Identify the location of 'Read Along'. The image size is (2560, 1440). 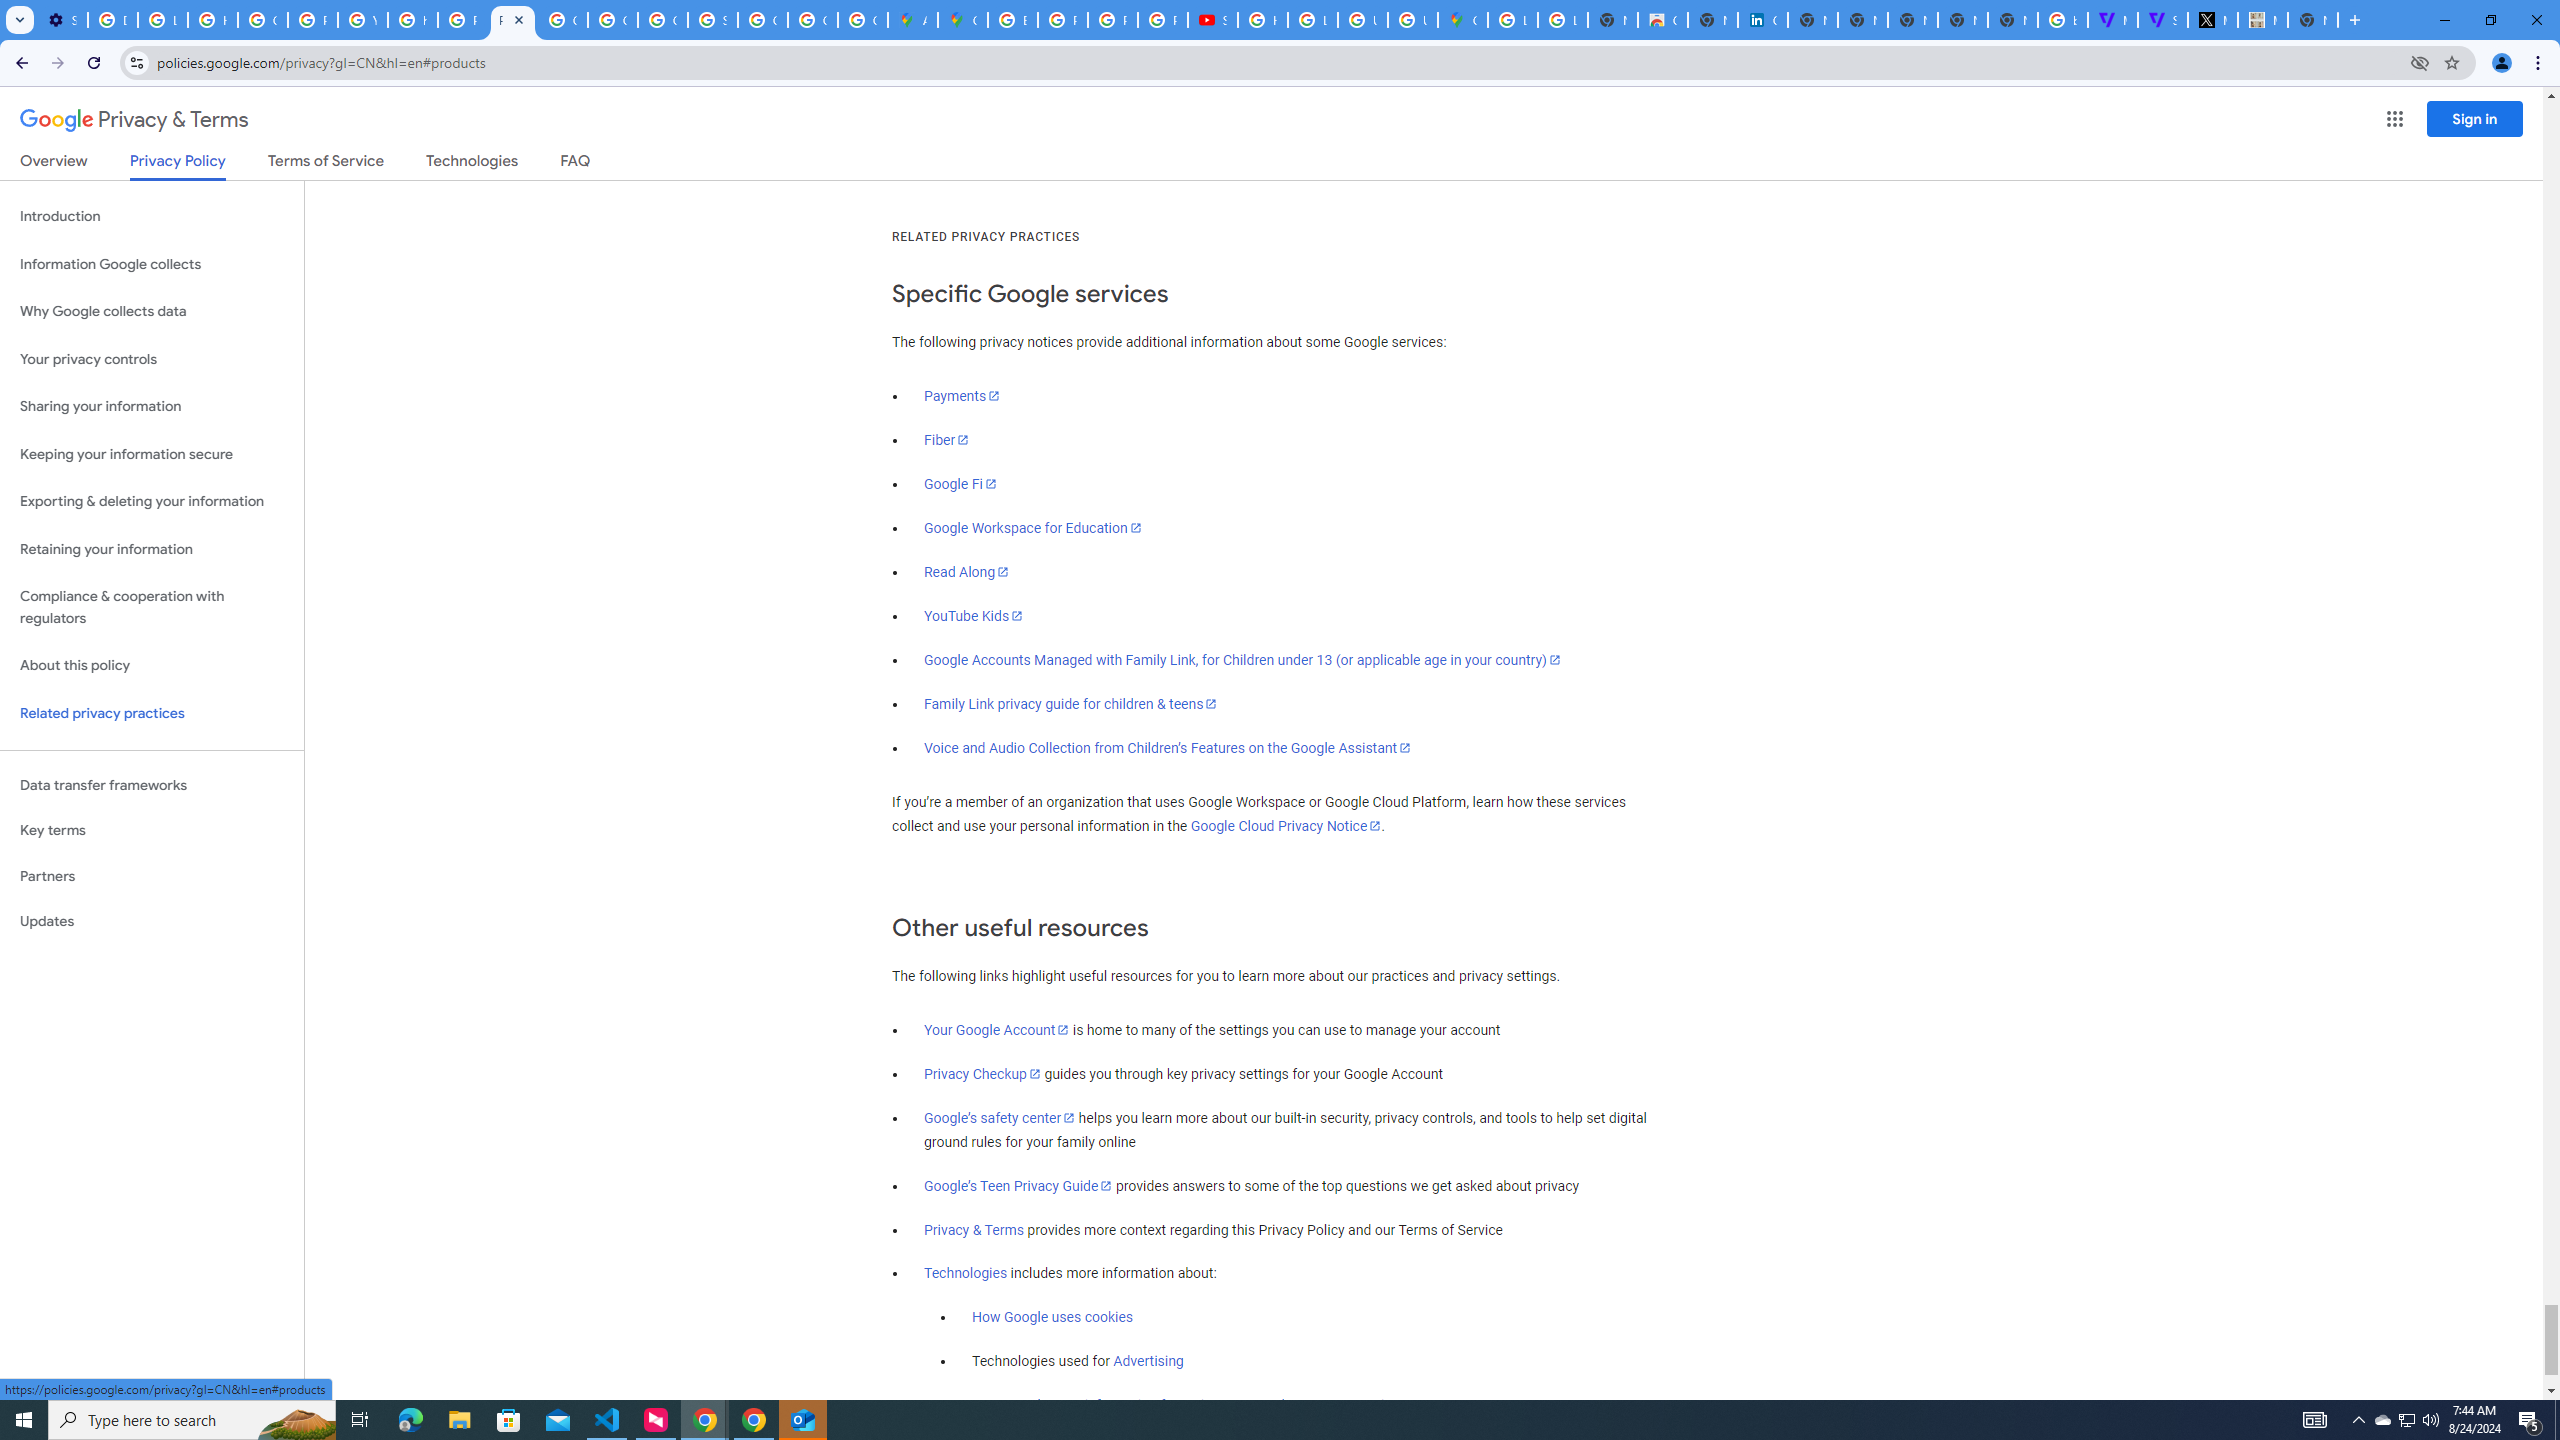
(966, 570).